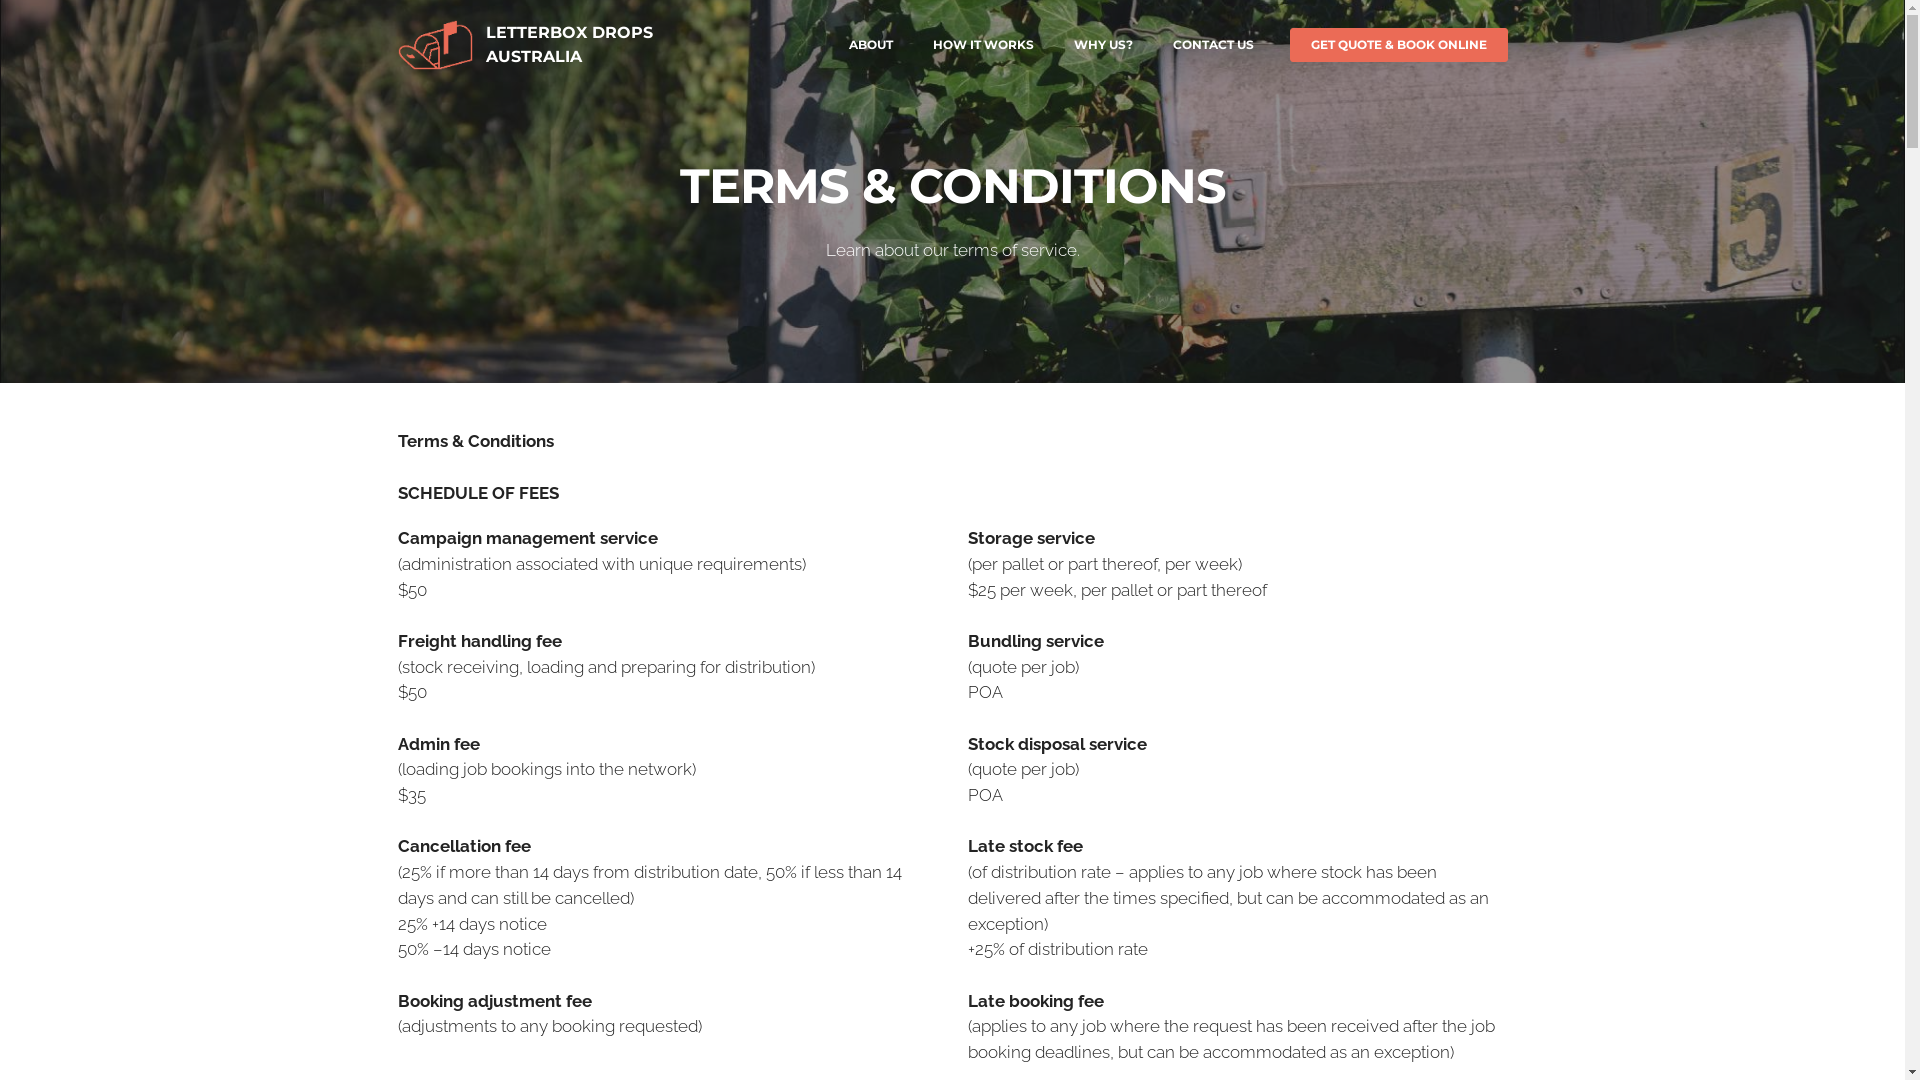 The height and width of the screenshot is (1080, 1920). I want to click on 'LETTERBOX DROPS, so click(568, 45).